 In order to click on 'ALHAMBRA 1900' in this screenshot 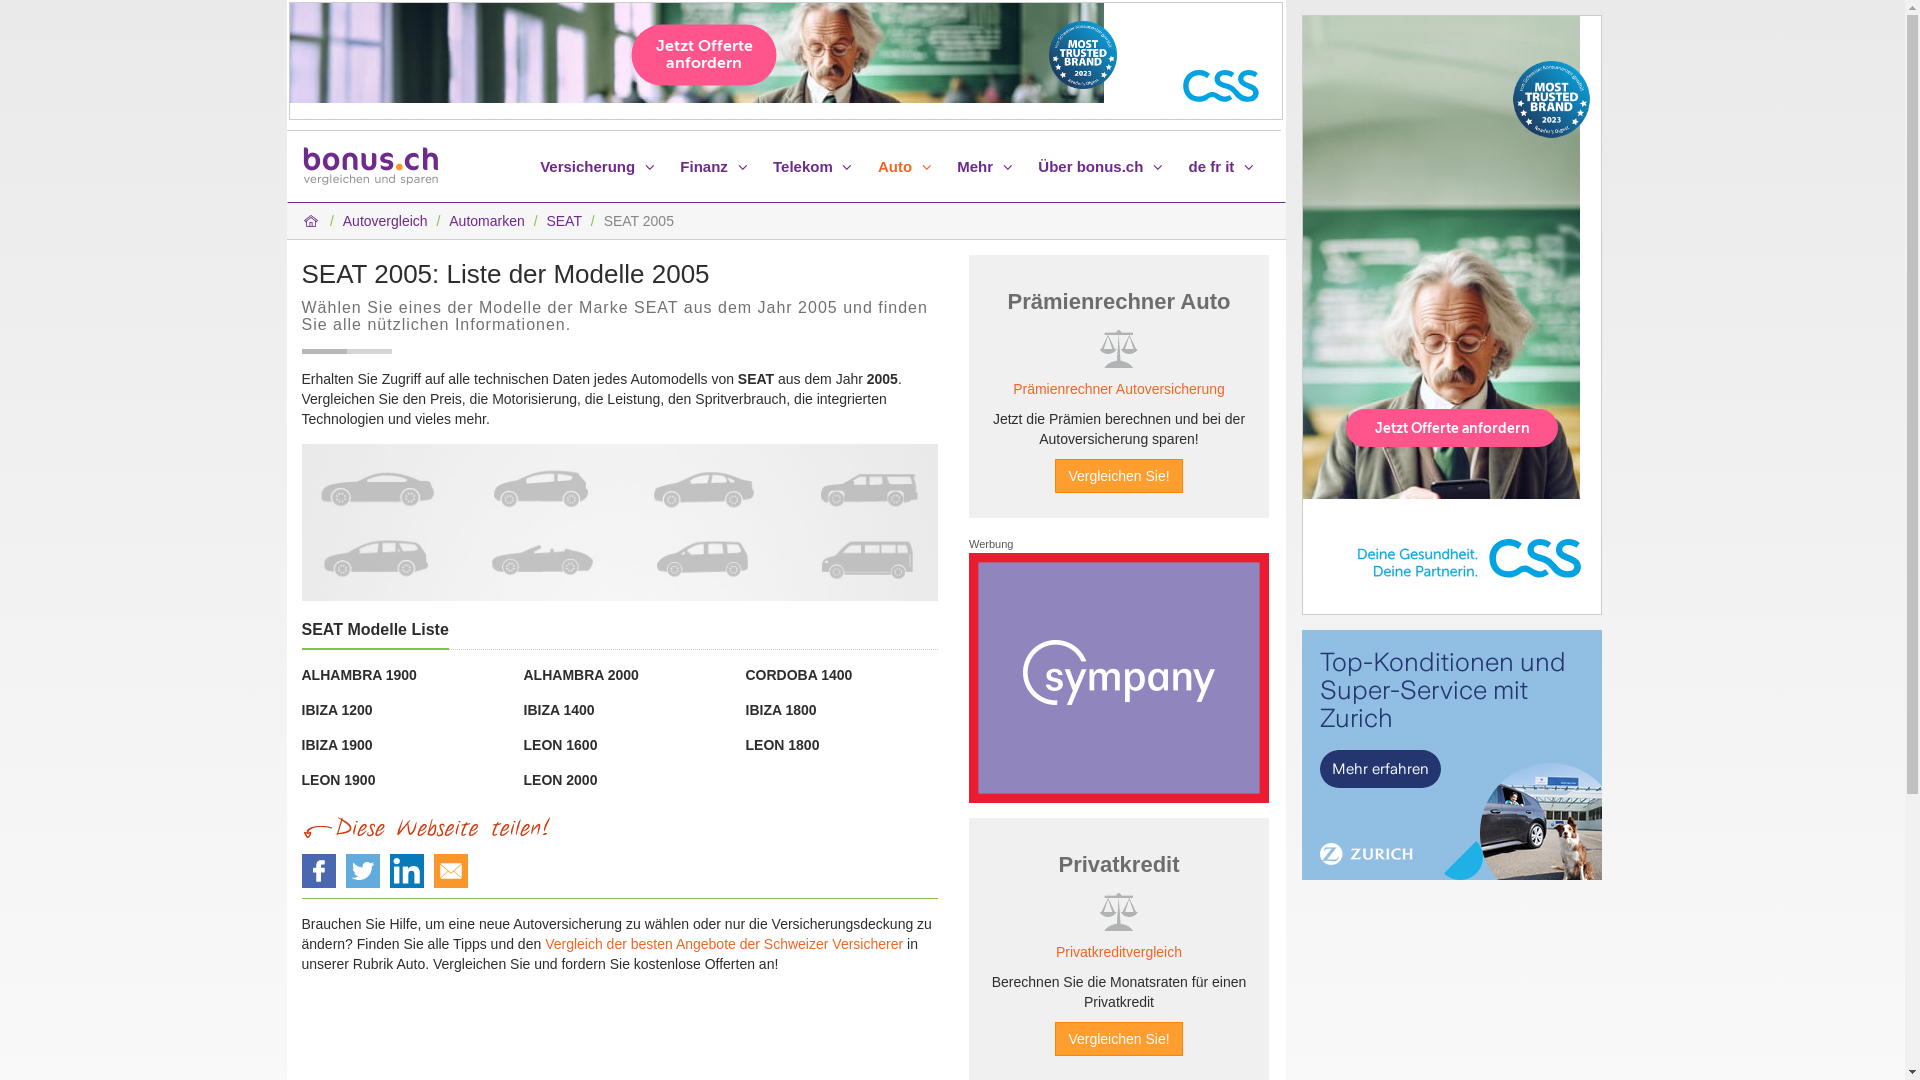, I will do `click(301, 675)`.